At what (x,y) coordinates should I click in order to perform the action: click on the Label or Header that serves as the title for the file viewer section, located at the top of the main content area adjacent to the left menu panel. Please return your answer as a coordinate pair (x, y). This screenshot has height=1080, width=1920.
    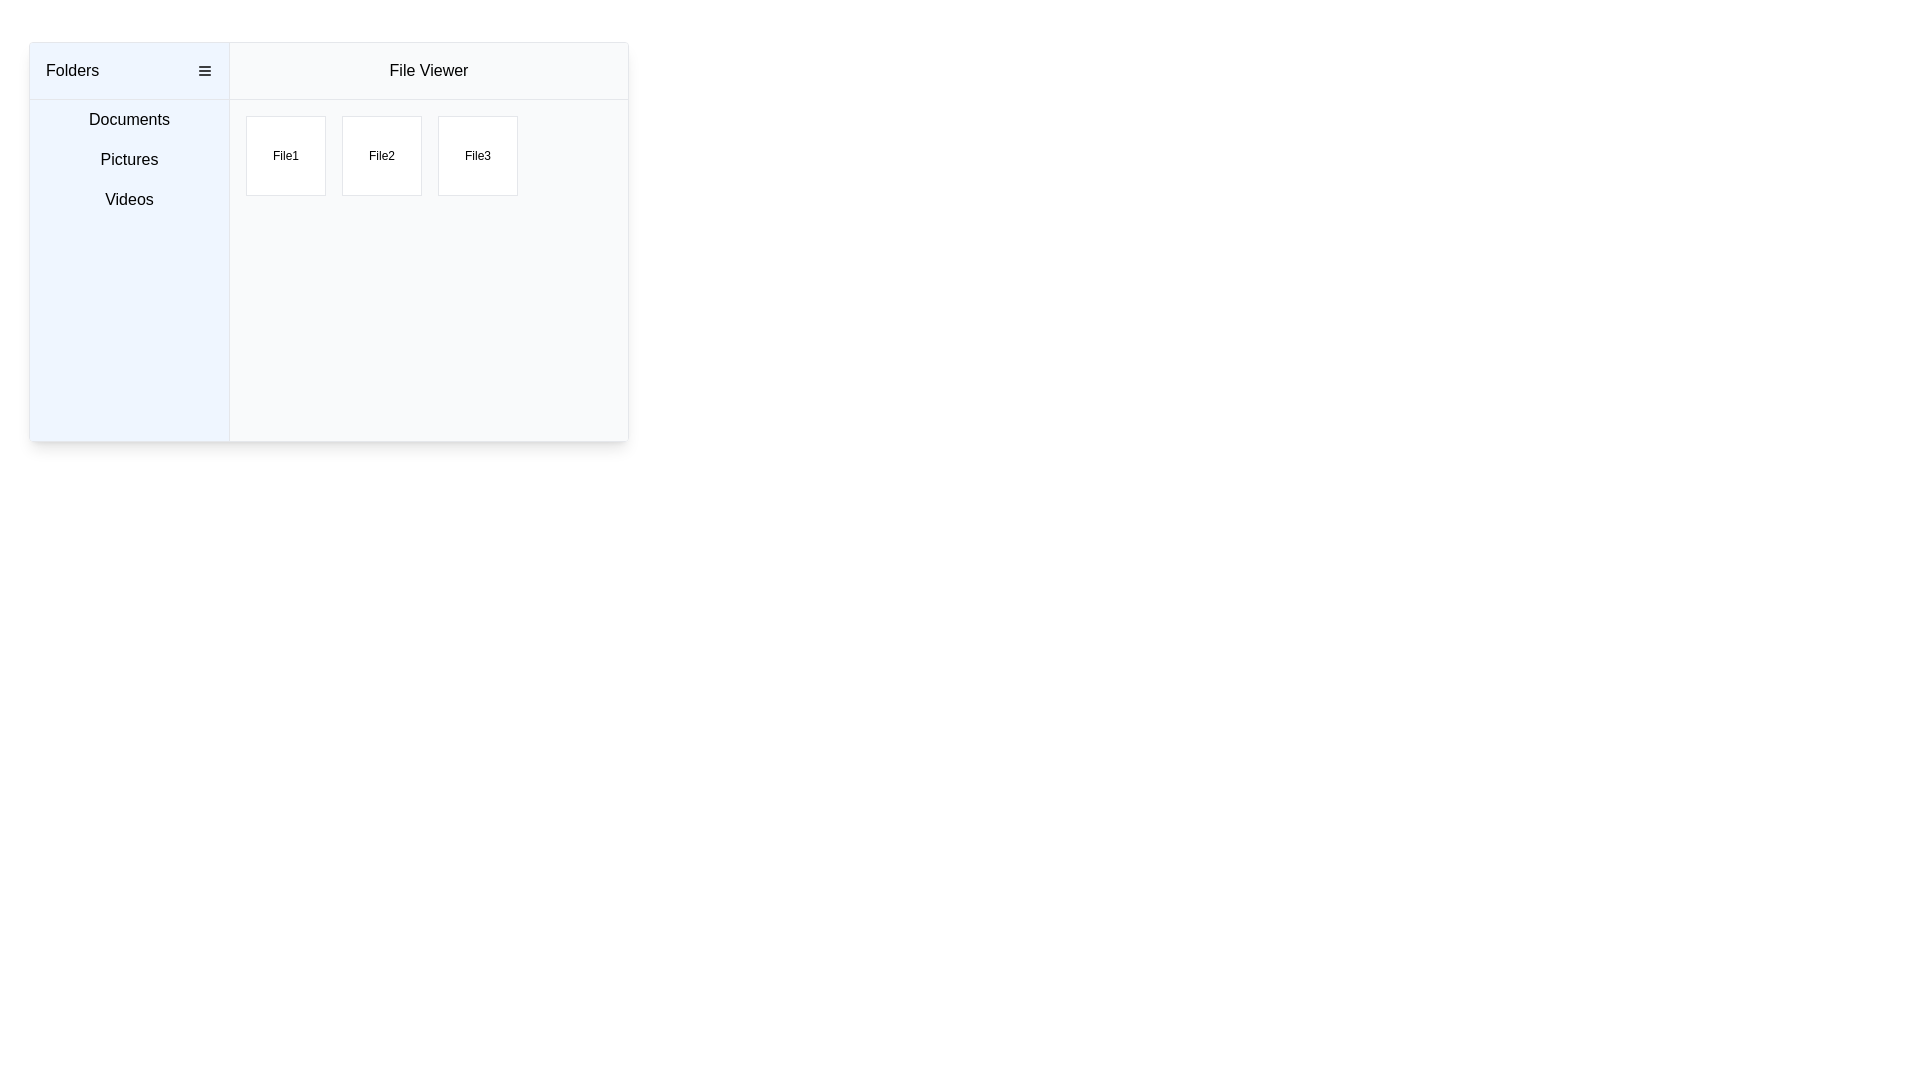
    Looking at the image, I should click on (427, 70).